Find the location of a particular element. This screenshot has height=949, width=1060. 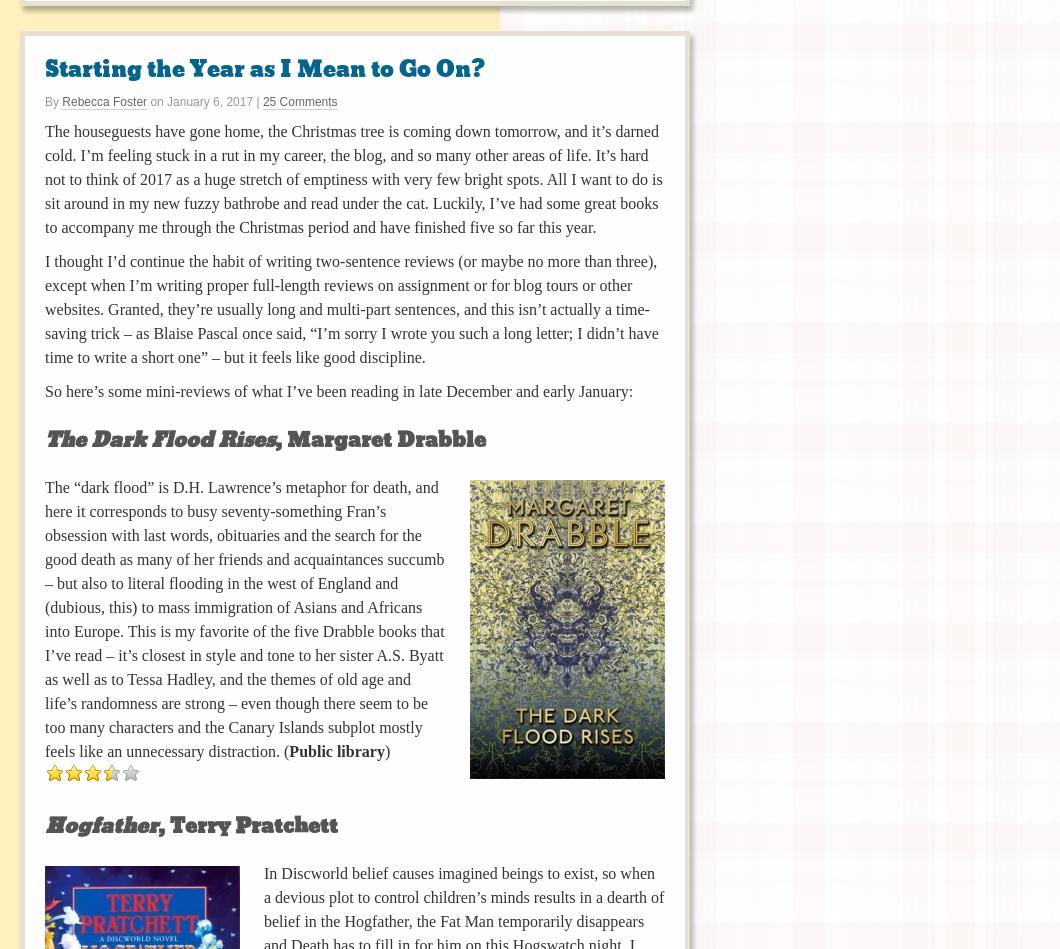

'I thought I’d continue the habit of writing two-sentence reviews (or maybe no more than three), except when I’m writing proper full-length reviews on assignment or for blog tours or other websites. Granted, they’re usually long and multi-part sentences, and this isn’t actually a time-saving trick – as Blaise Pascal once said, “I’m sorry I wrote you such a long letter; I didn’t have time to write a short one” – but it feels like good discipline.' is located at coordinates (351, 307).